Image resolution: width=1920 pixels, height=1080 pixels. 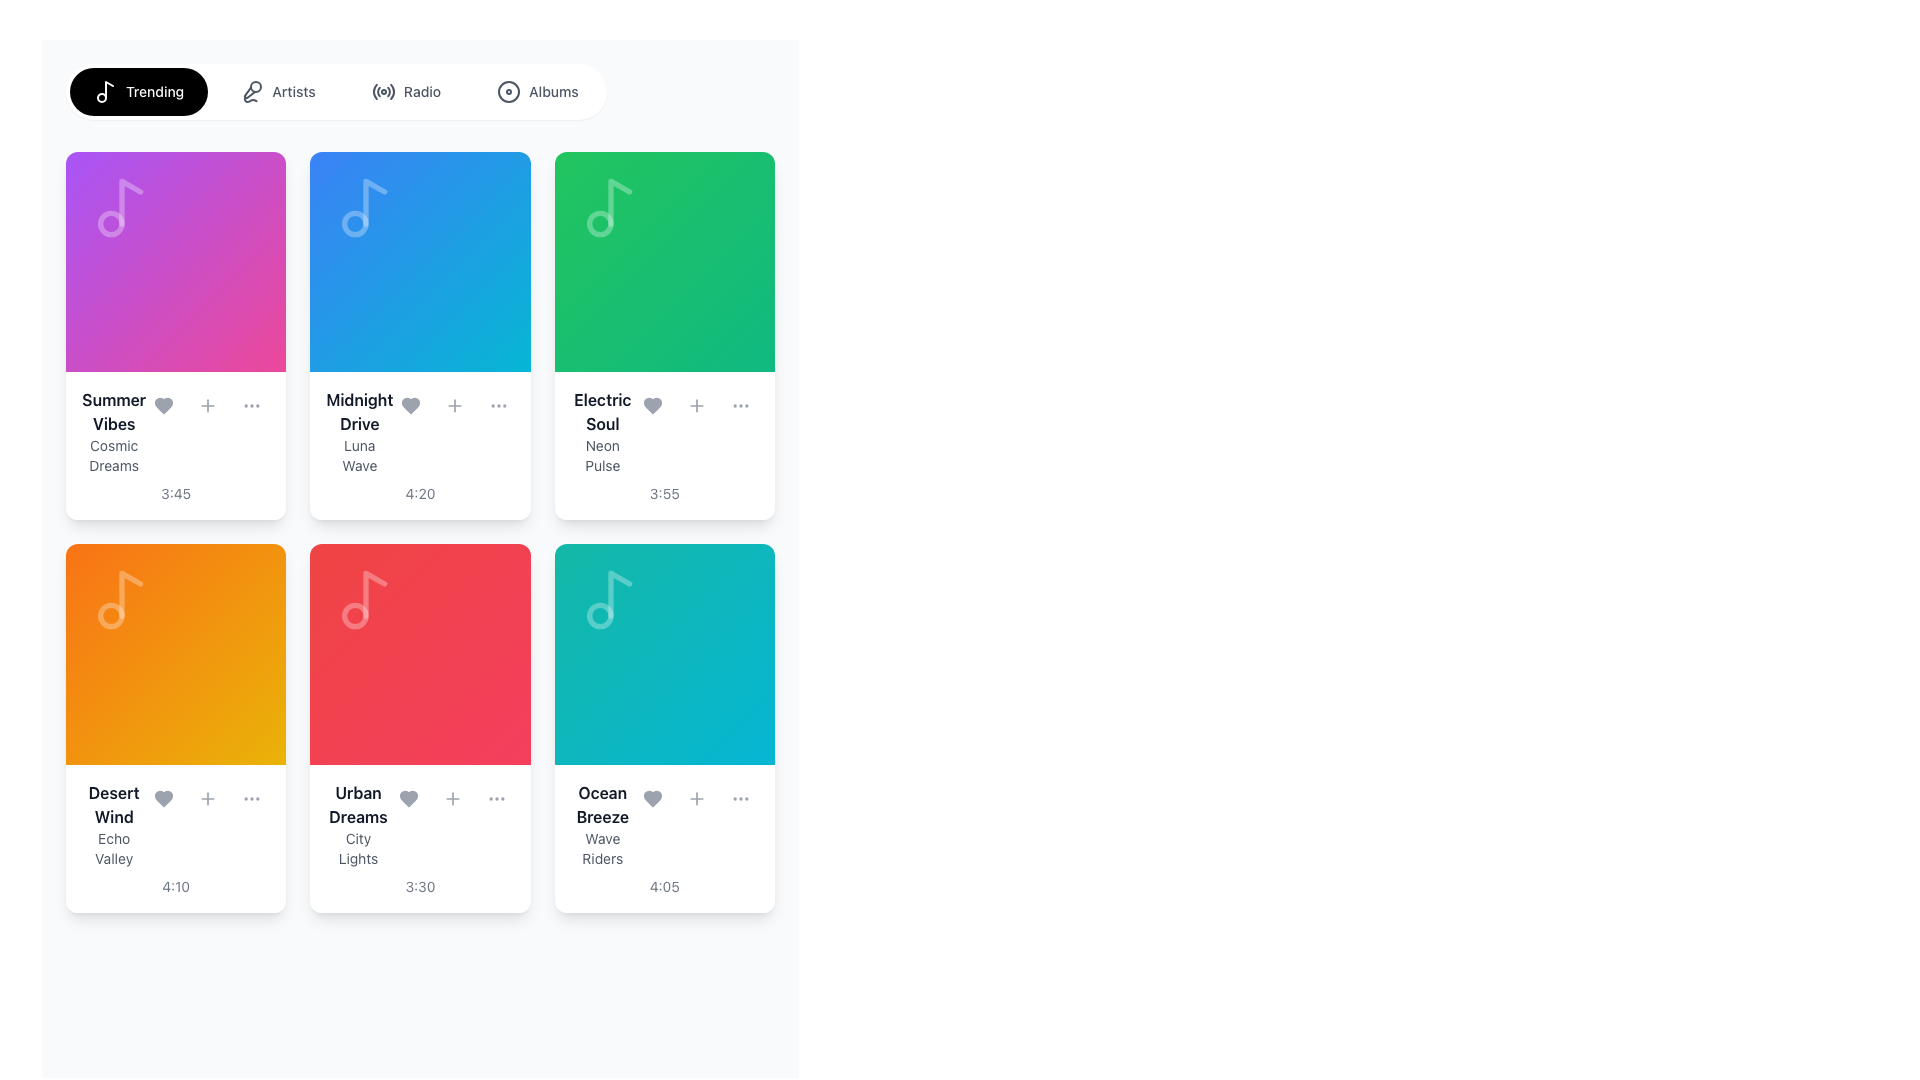 I want to click on the Text Display containing 'Summer Vibes' and 'Cosmic Dreams', so click(x=113, y=431).